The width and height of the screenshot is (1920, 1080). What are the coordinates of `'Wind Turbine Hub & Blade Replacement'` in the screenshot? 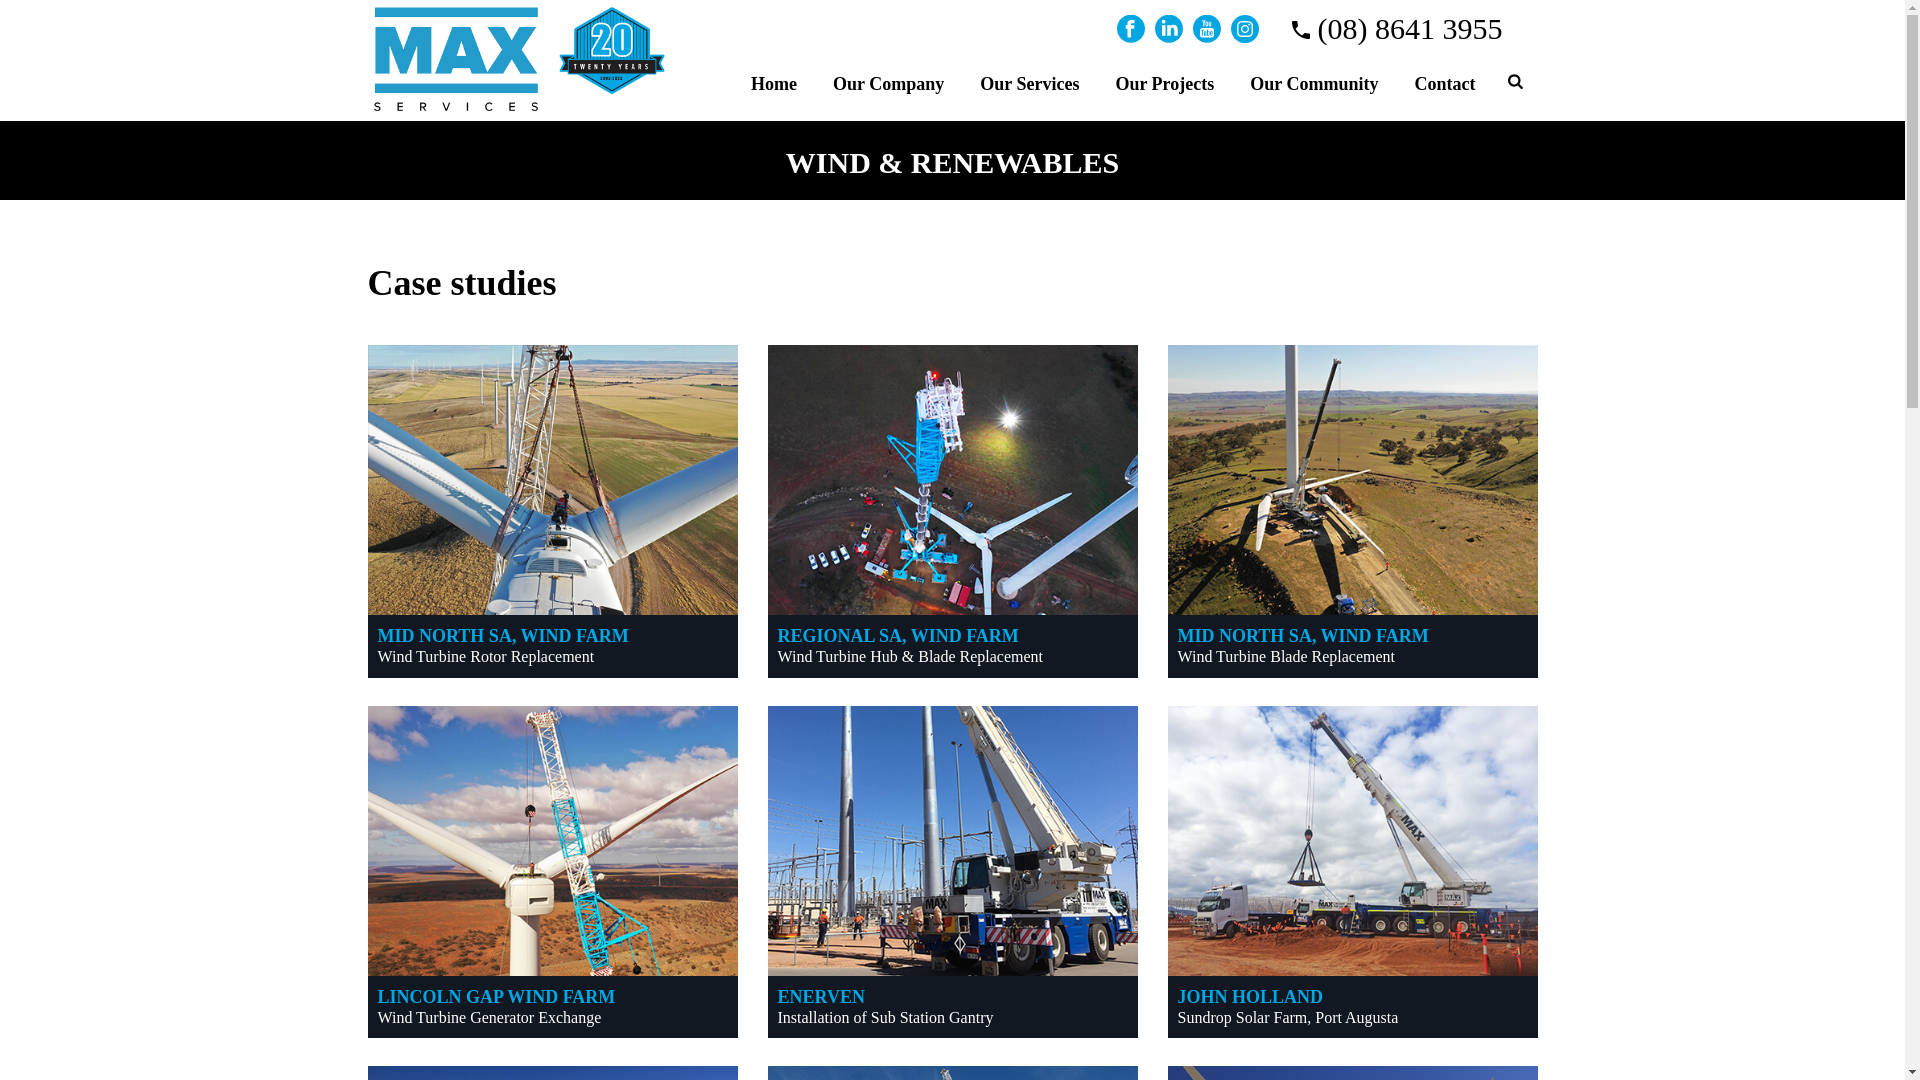 It's located at (910, 656).